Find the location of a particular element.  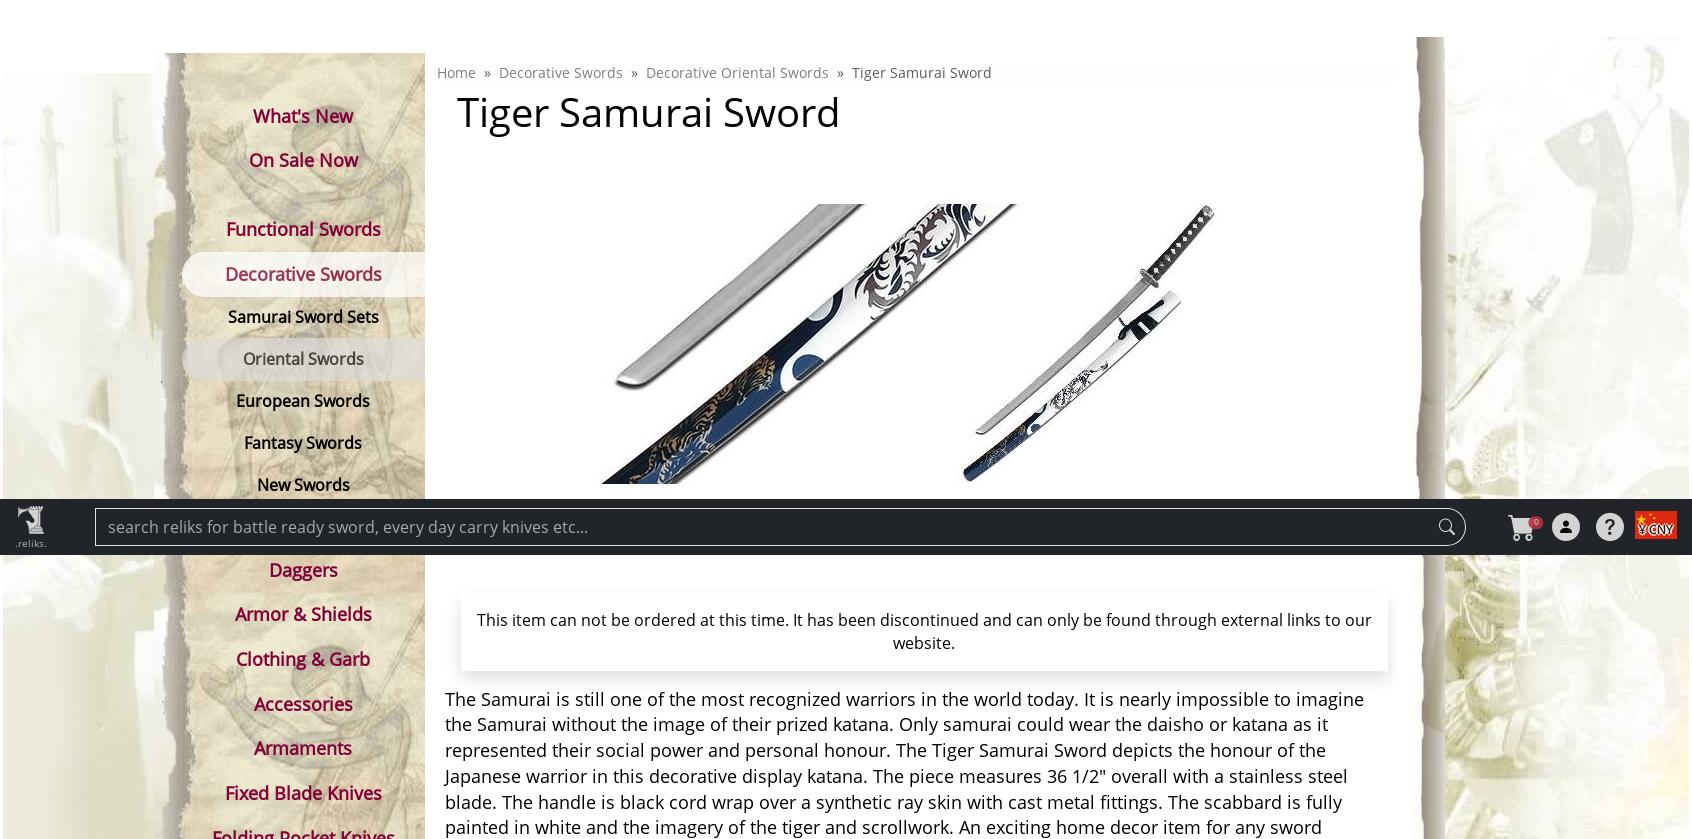

'6431' is located at coordinates (985, 693).